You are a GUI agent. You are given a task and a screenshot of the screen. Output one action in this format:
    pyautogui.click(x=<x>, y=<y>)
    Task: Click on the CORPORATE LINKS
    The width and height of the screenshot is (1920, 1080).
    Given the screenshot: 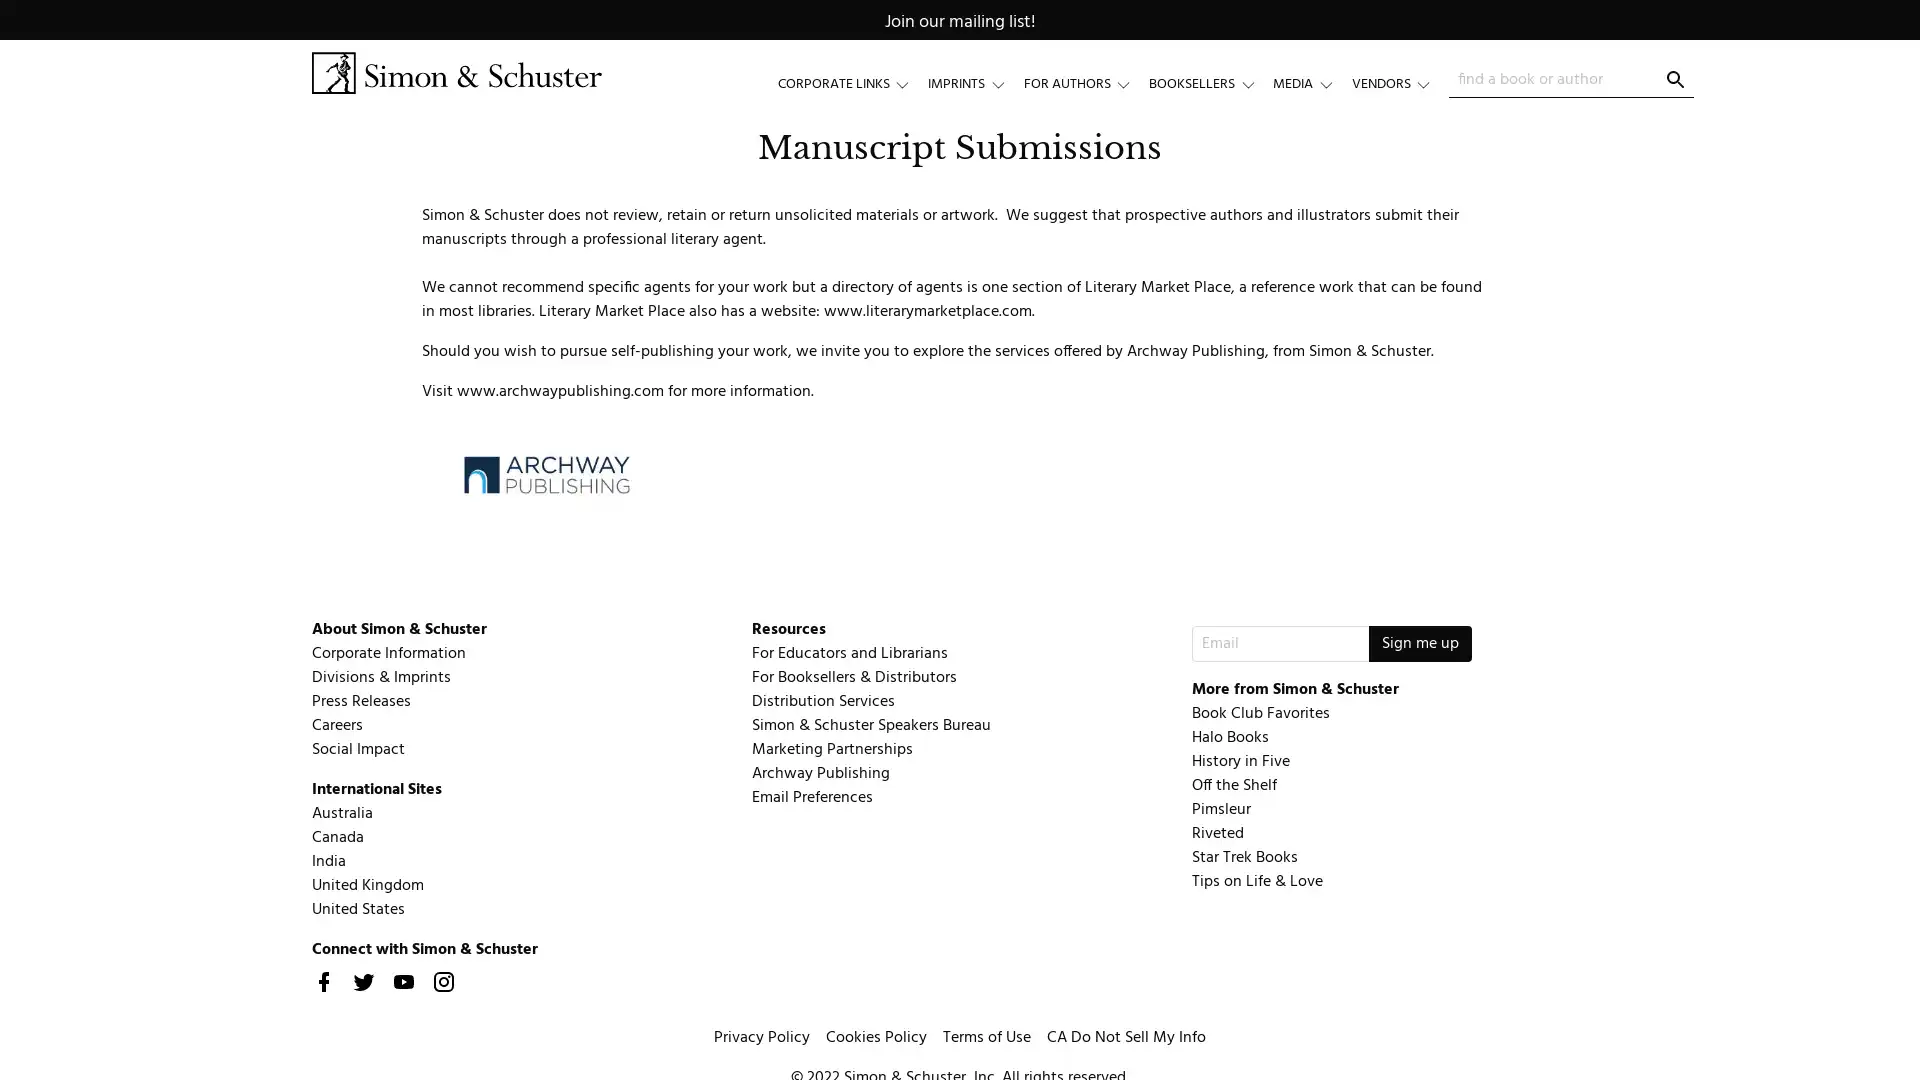 What is the action you would take?
    pyautogui.click(x=852, y=83)
    